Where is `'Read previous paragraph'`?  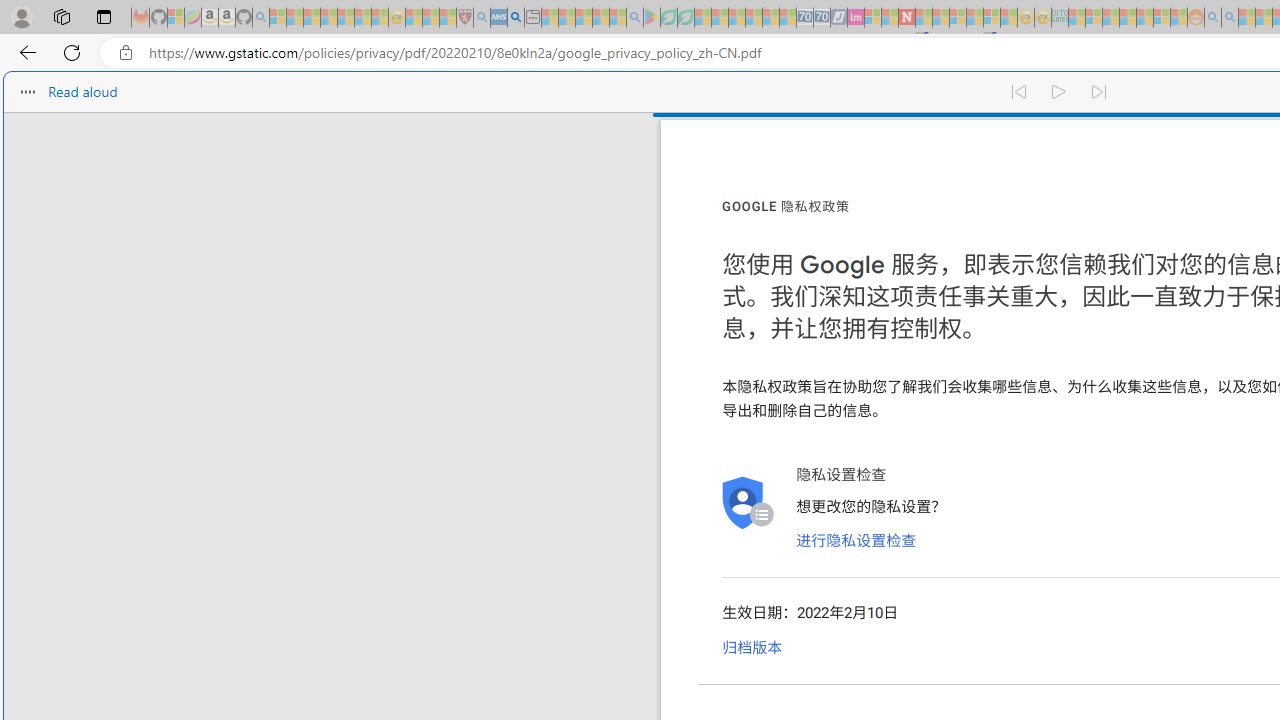
'Read previous paragraph' is located at coordinates (1018, 92).